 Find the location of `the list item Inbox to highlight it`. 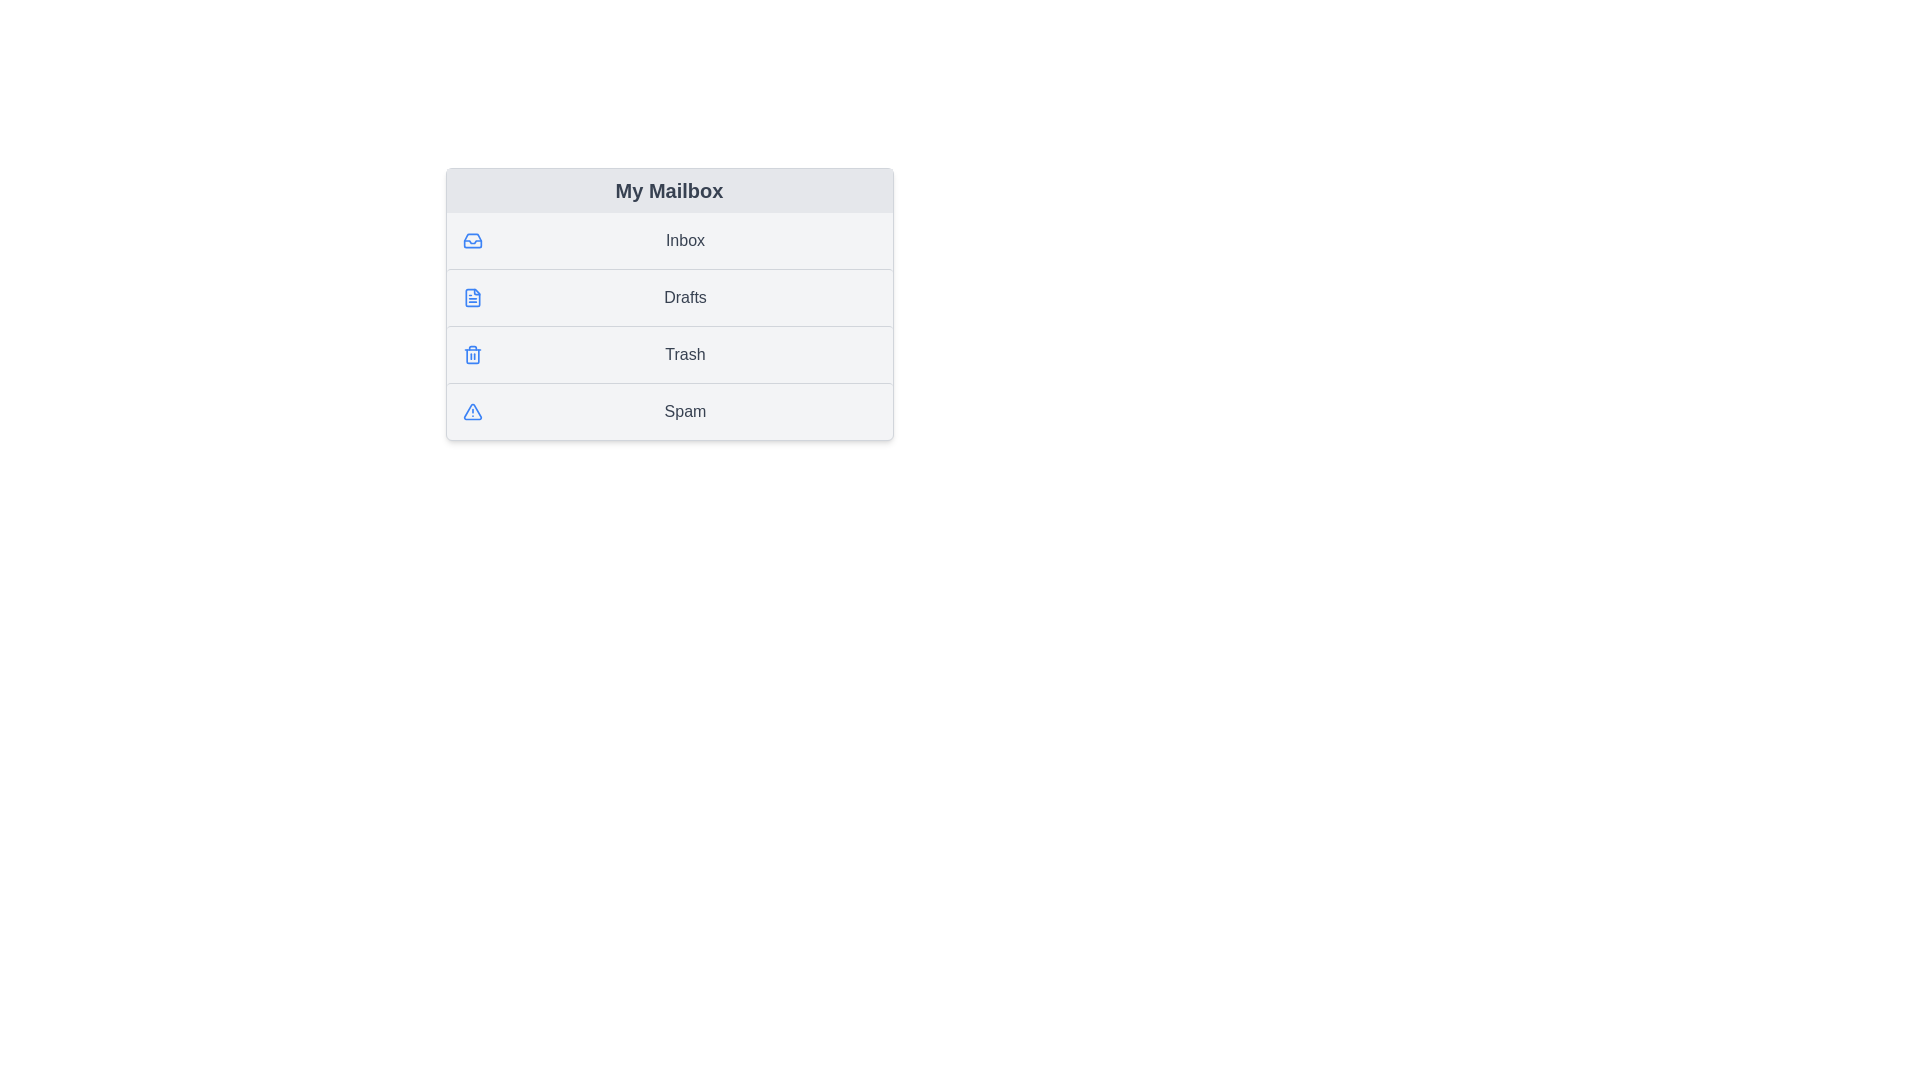

the list item Inbox to highlight it is located at coordinates (669, 239).